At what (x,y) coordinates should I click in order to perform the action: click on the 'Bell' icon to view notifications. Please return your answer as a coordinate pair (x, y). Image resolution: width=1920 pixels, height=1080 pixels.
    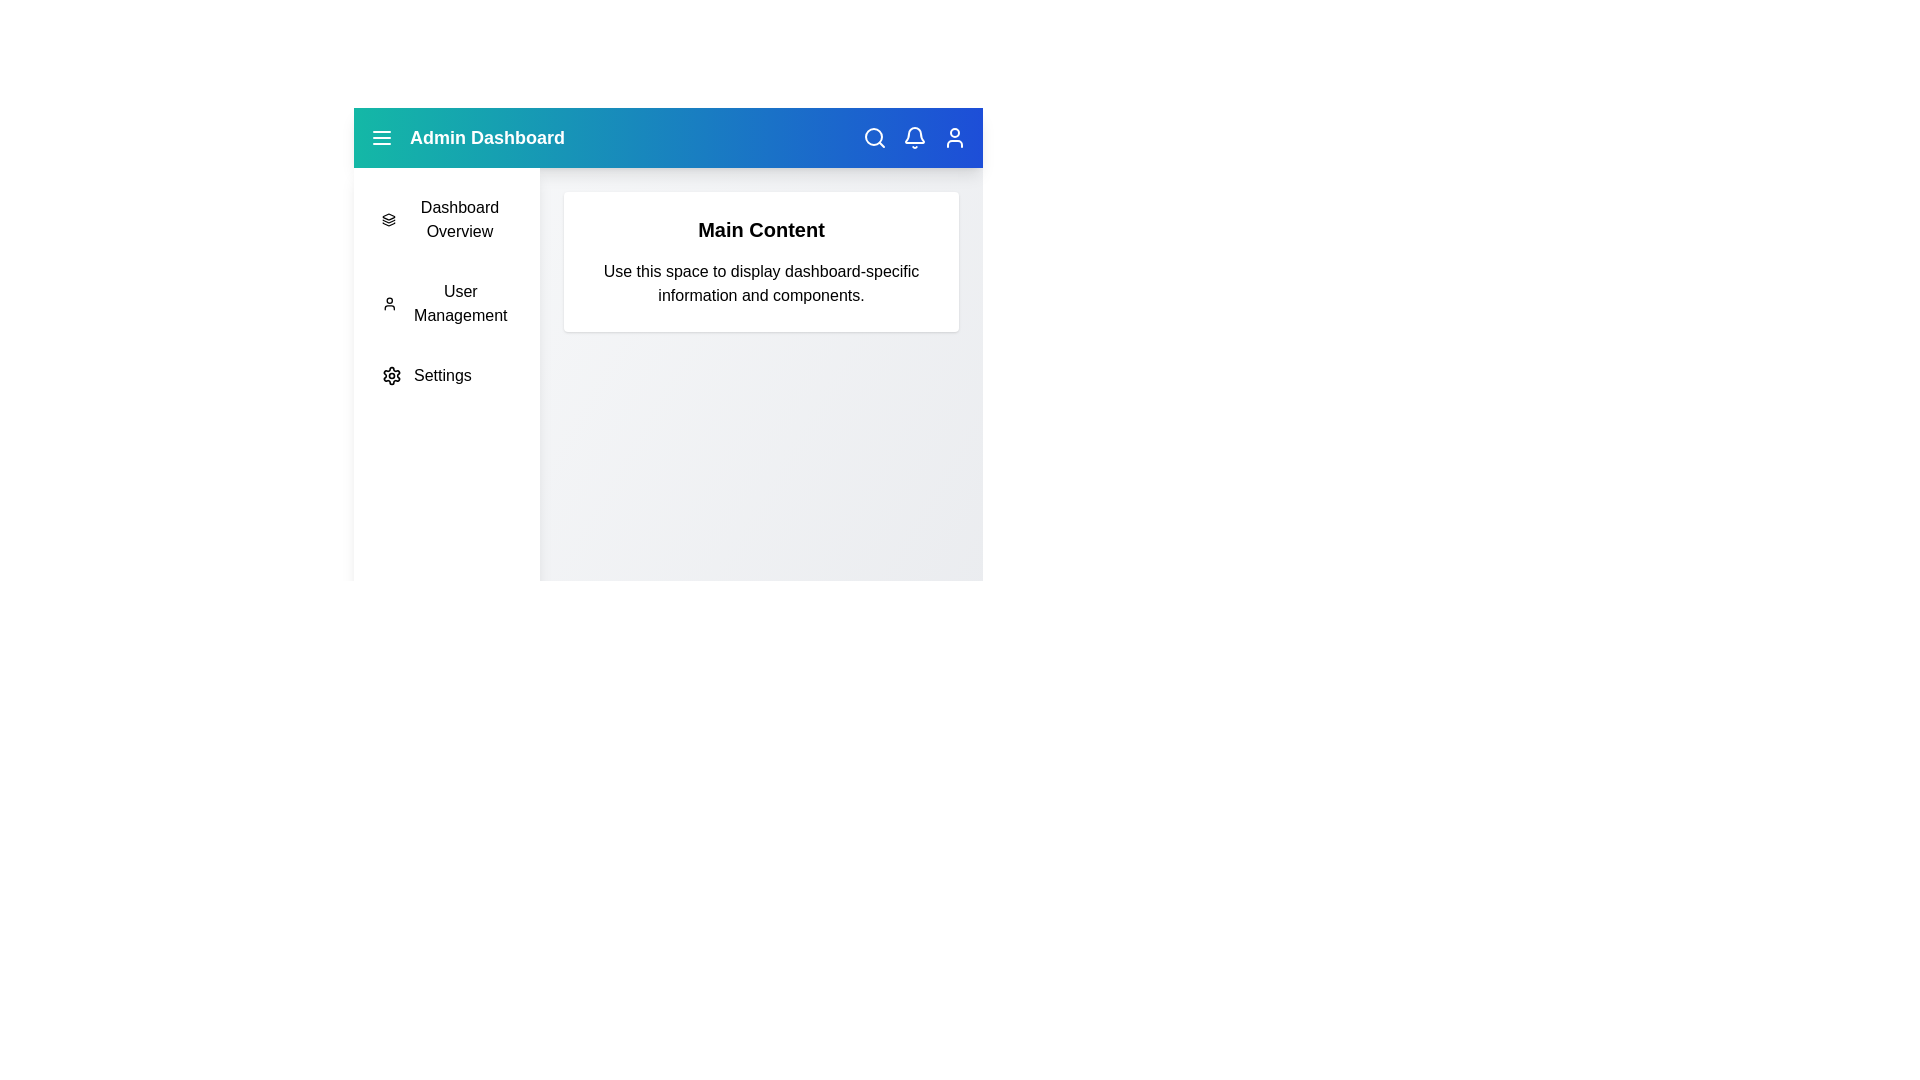
    Looking at the image, I should click on (914, 137).